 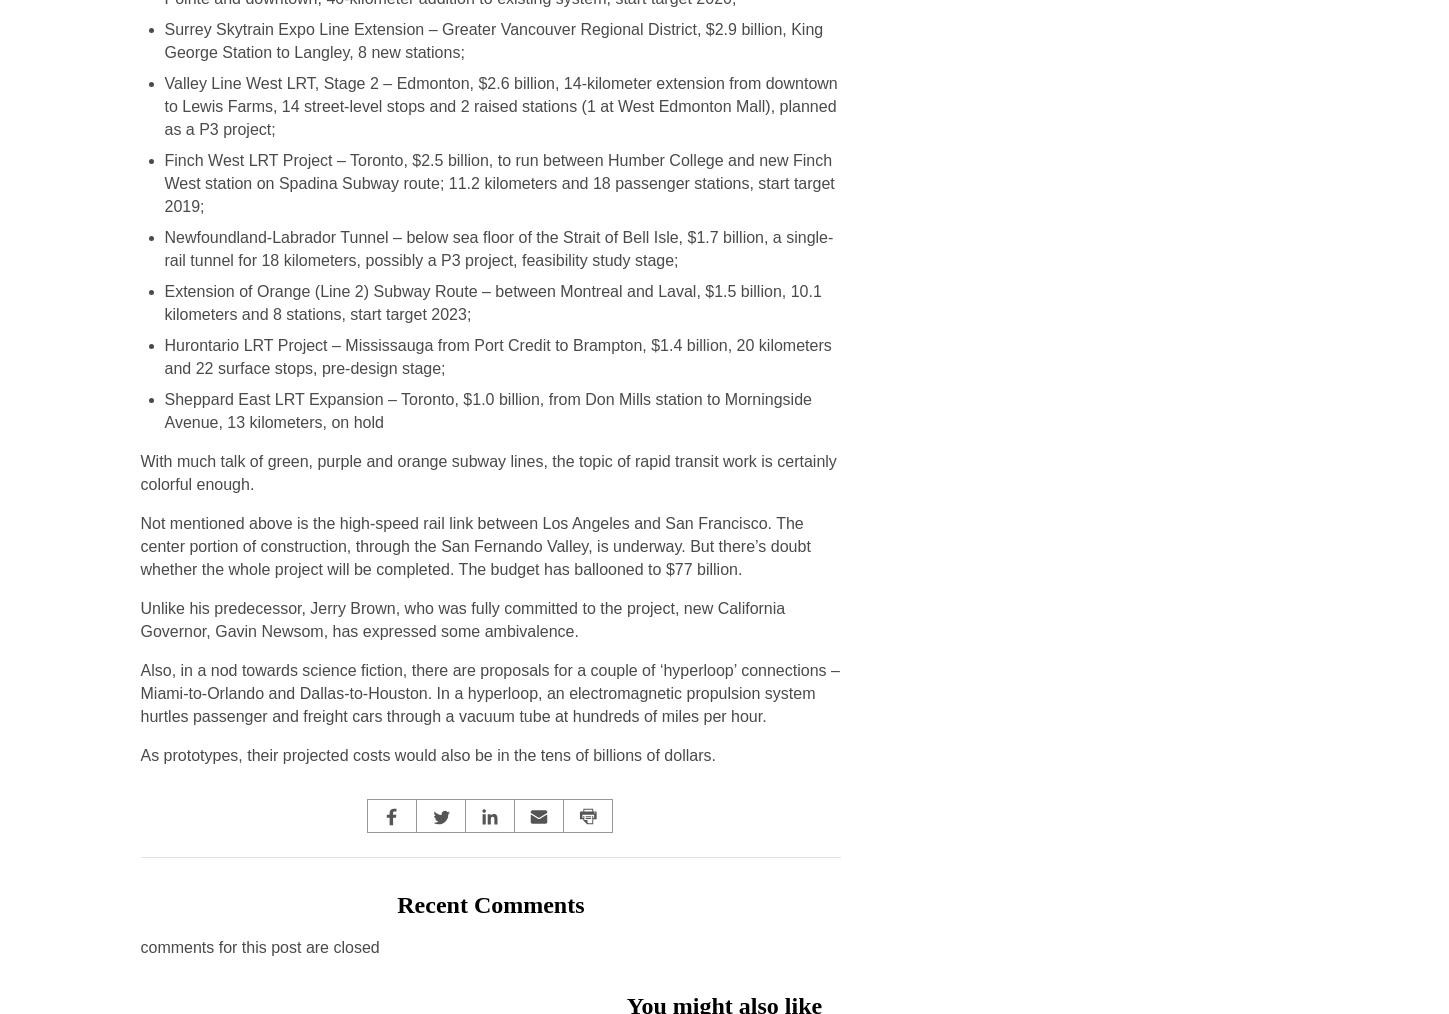 What do you see at coordinates (487, 409) in the screenshot?
I see `'Sheppard  East LRT Expansion – Toronto, $1.0 billion, from Don Mills station to  Morningside Avenue, 13 kilometers, on hold'` at bounding box center [487, 409].